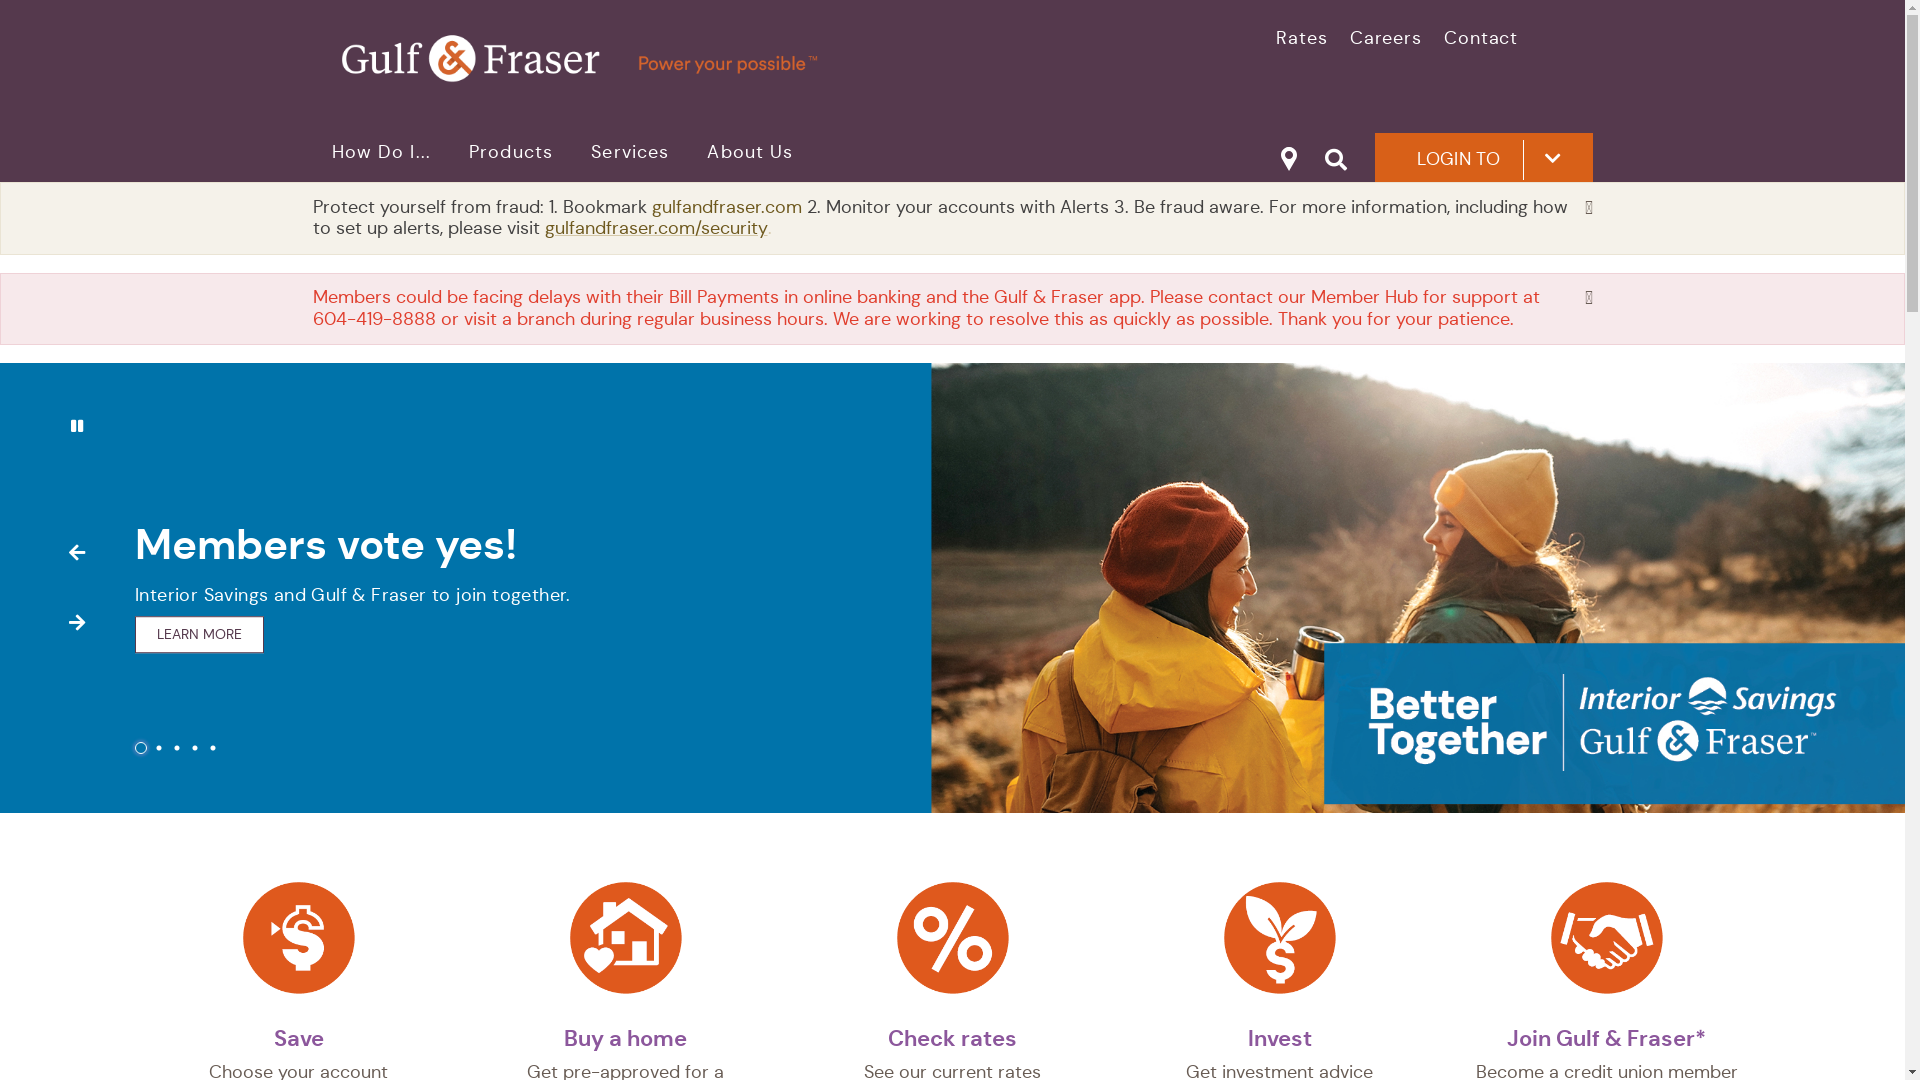 Image resolution: width=1920 pixels, height=1080 pixels. Describe the element at coordinates (1606, 1037) in the screenshot. I see `'Join Gulf & Fraser*'` at that location.